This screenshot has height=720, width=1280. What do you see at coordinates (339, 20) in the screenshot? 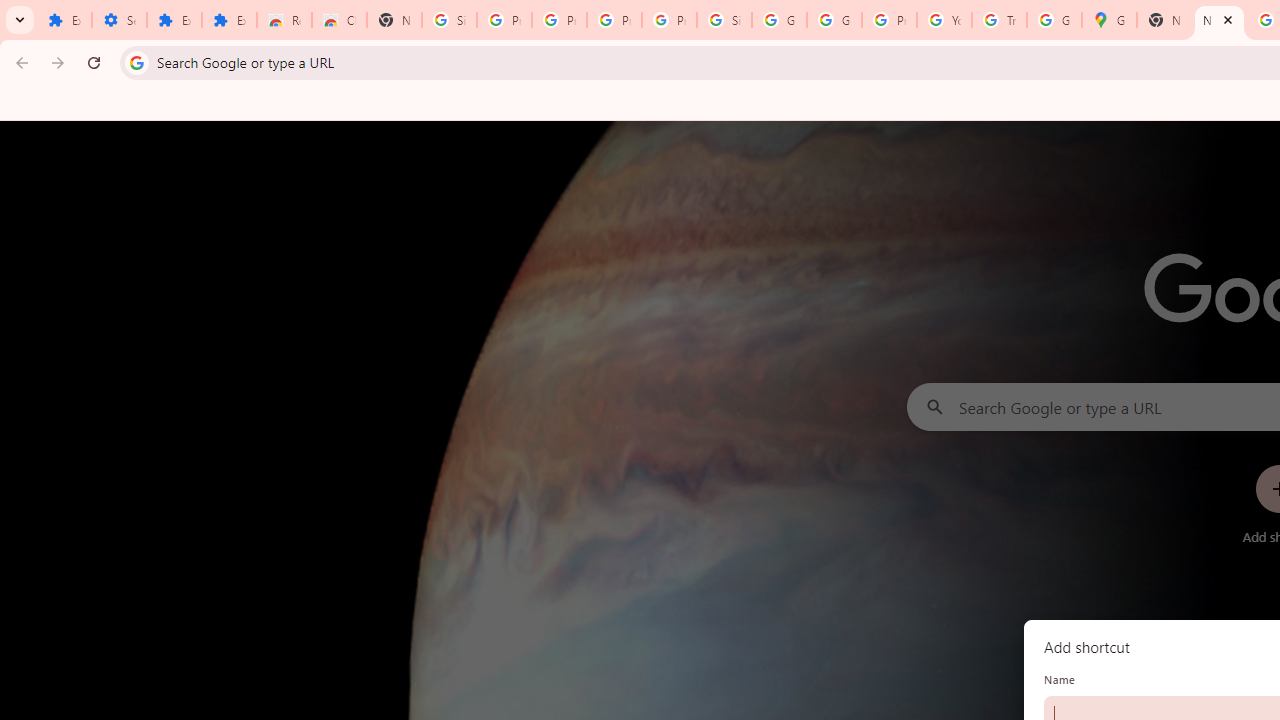
I see `'Chrome Web Store - Themes'` at bounding box center [339, 20].